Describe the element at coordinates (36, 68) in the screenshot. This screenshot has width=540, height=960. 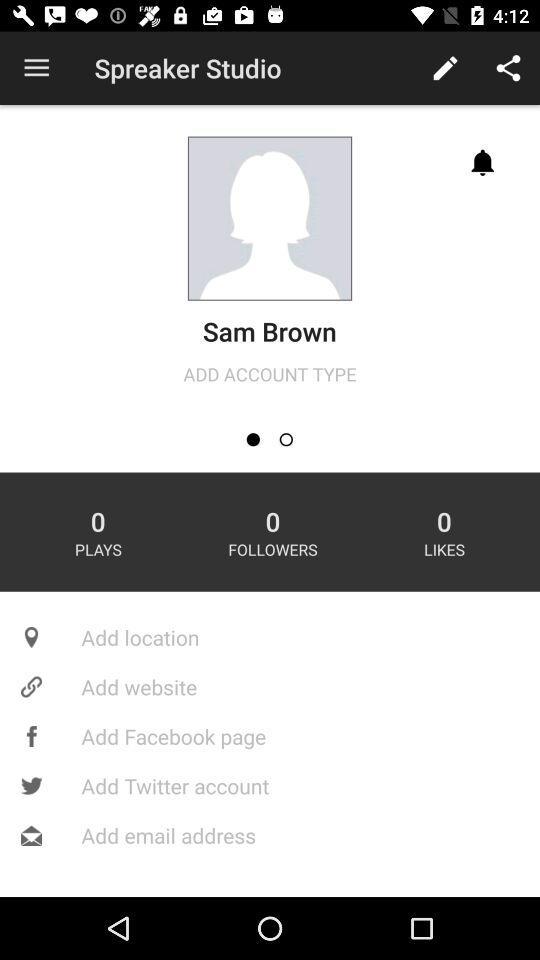
I see `icon at the top left corner` at that location.